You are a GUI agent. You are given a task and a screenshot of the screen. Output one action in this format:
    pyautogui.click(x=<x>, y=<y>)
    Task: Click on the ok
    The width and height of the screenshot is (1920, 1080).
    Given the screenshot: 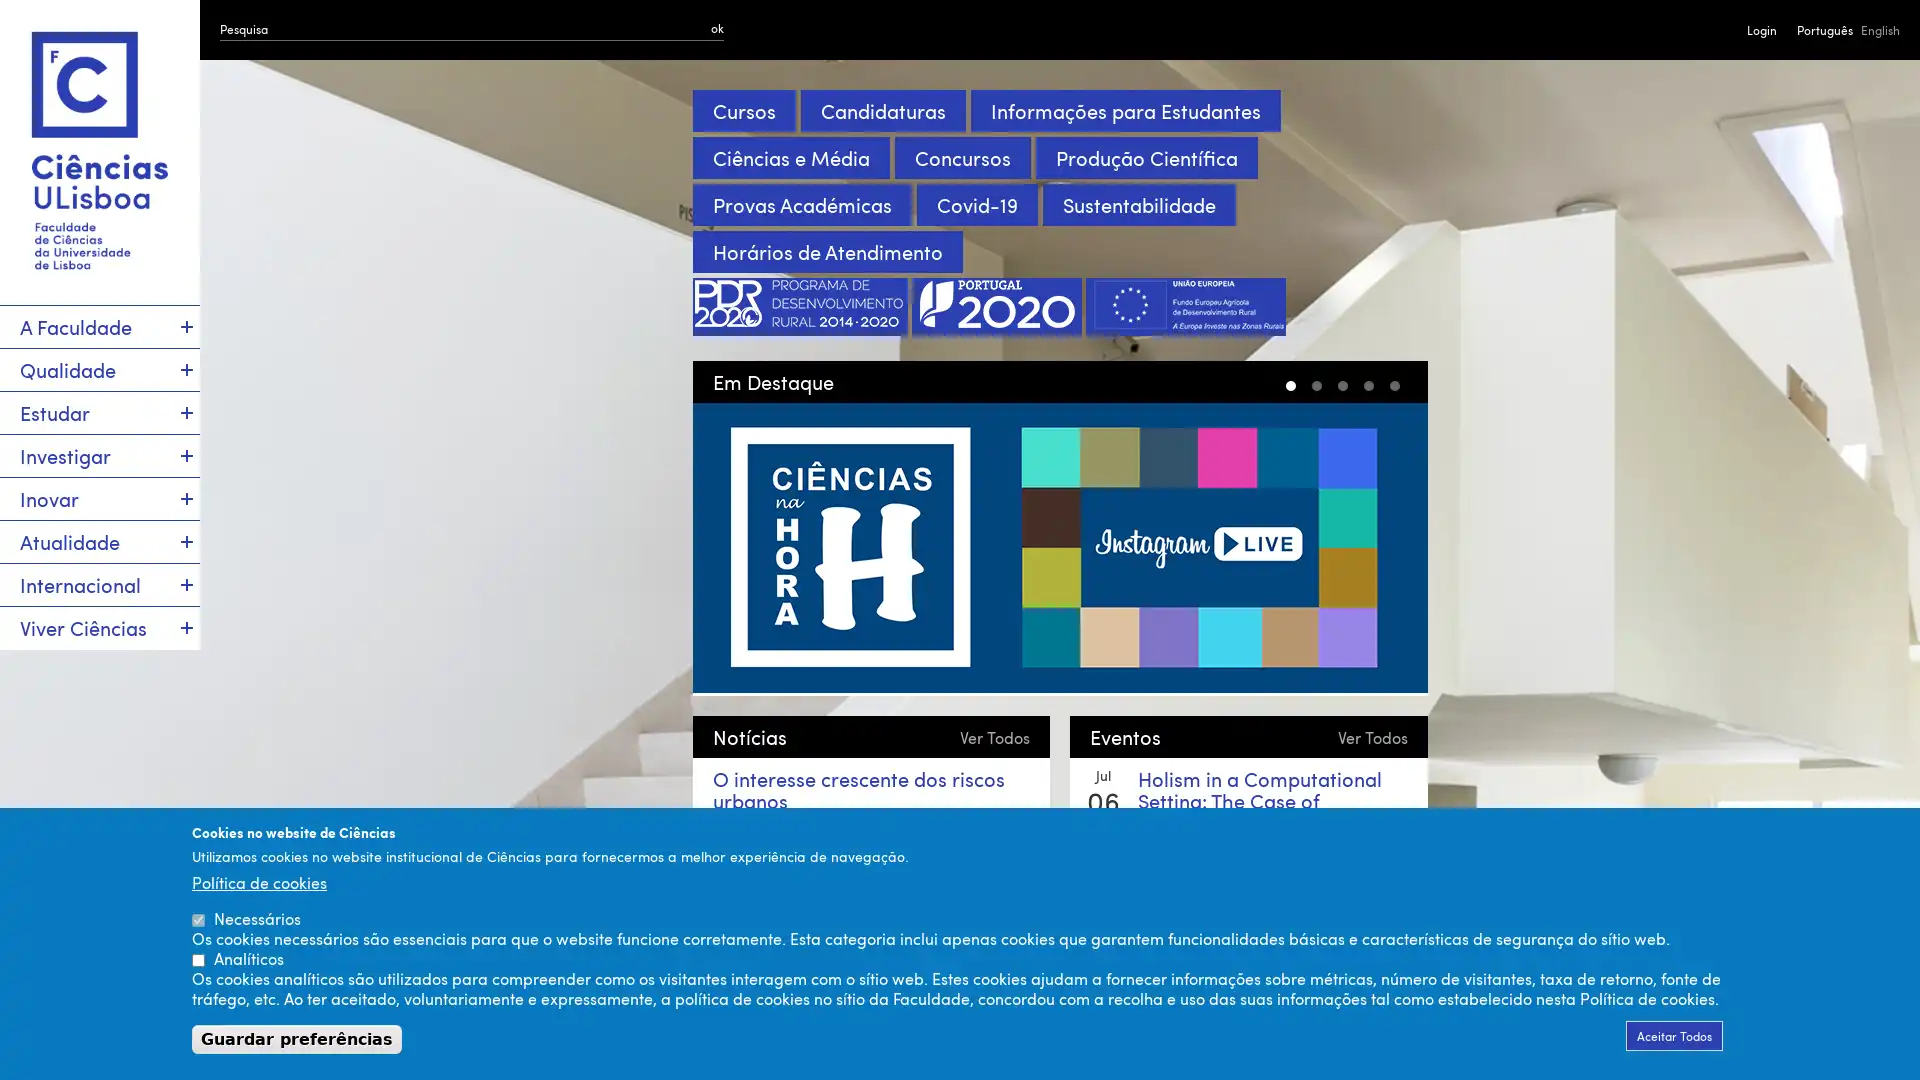 What is the action you would take?
    pyautogui.click(x=717, y=27)
    